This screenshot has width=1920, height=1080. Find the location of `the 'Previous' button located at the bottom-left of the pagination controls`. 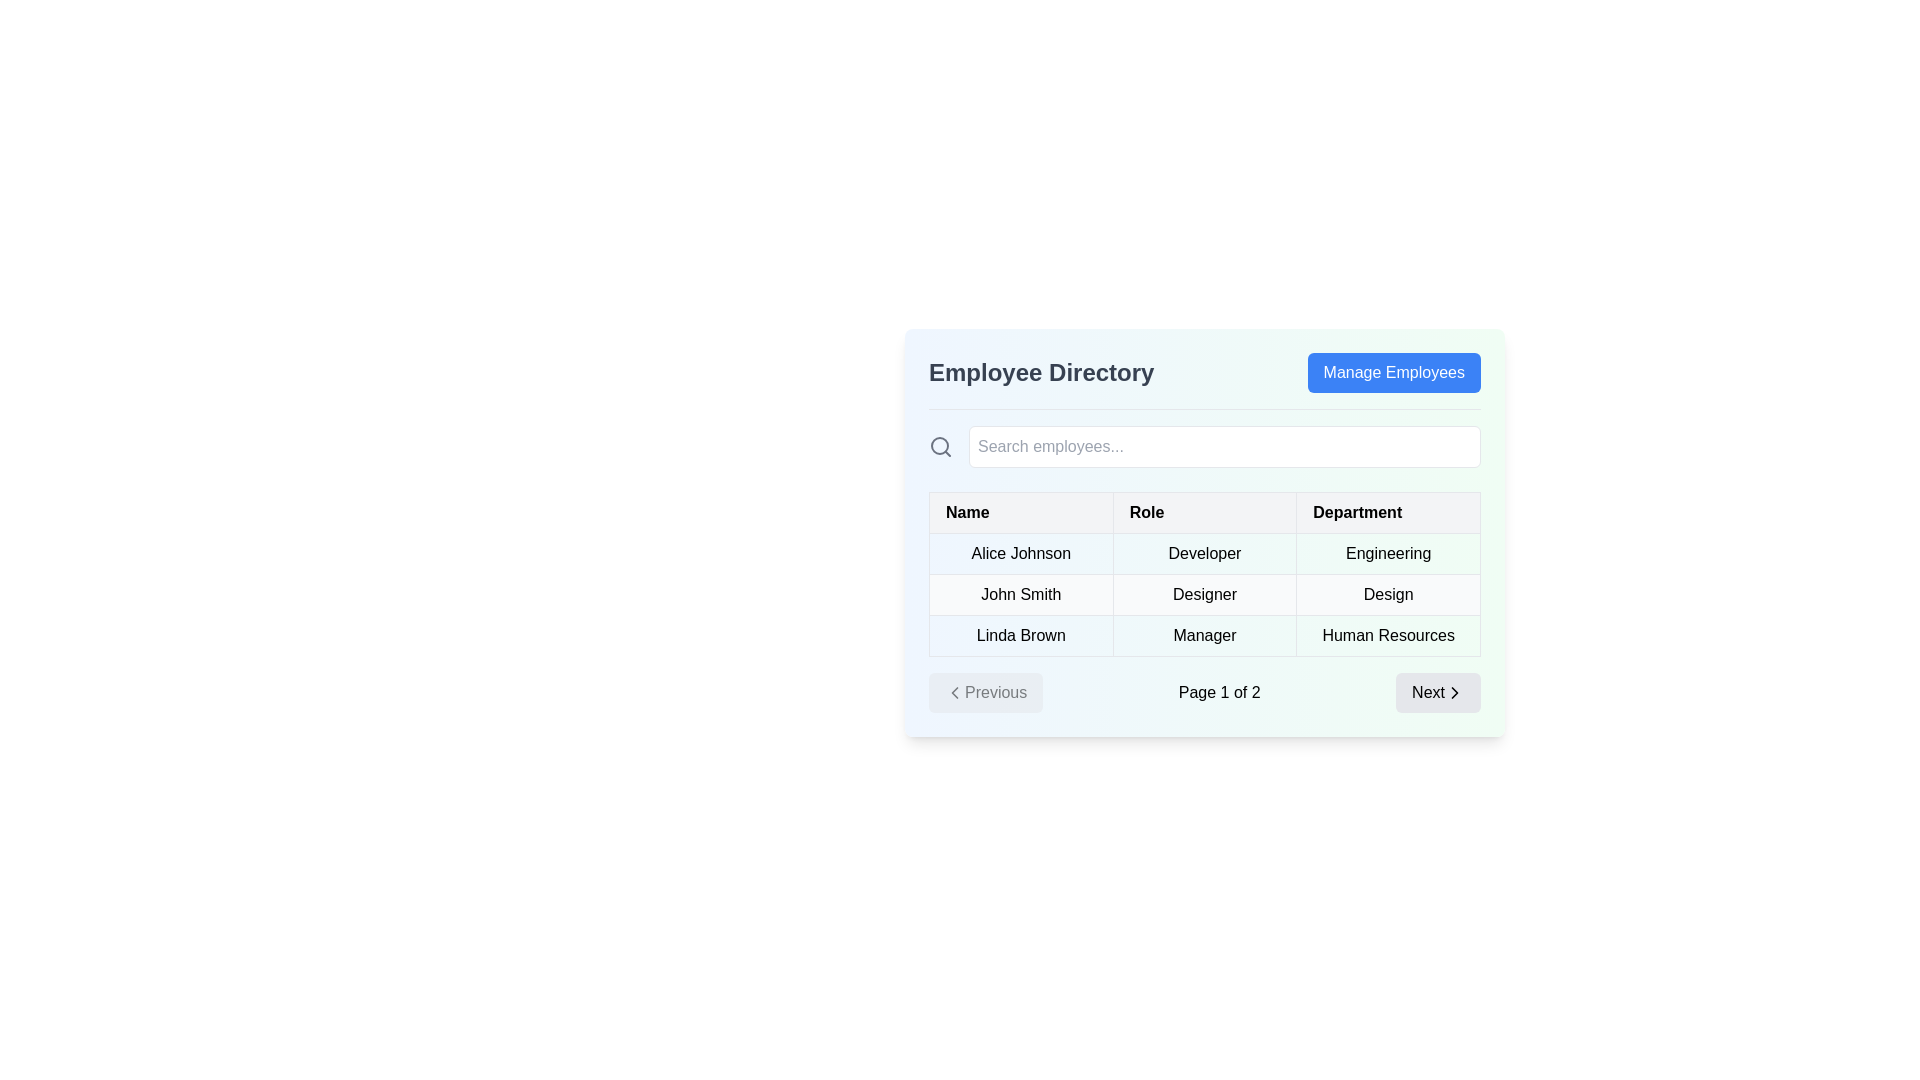

the 'Previous' button located at the bottom-left of the pagination controls is located at coordinates (986, 692).